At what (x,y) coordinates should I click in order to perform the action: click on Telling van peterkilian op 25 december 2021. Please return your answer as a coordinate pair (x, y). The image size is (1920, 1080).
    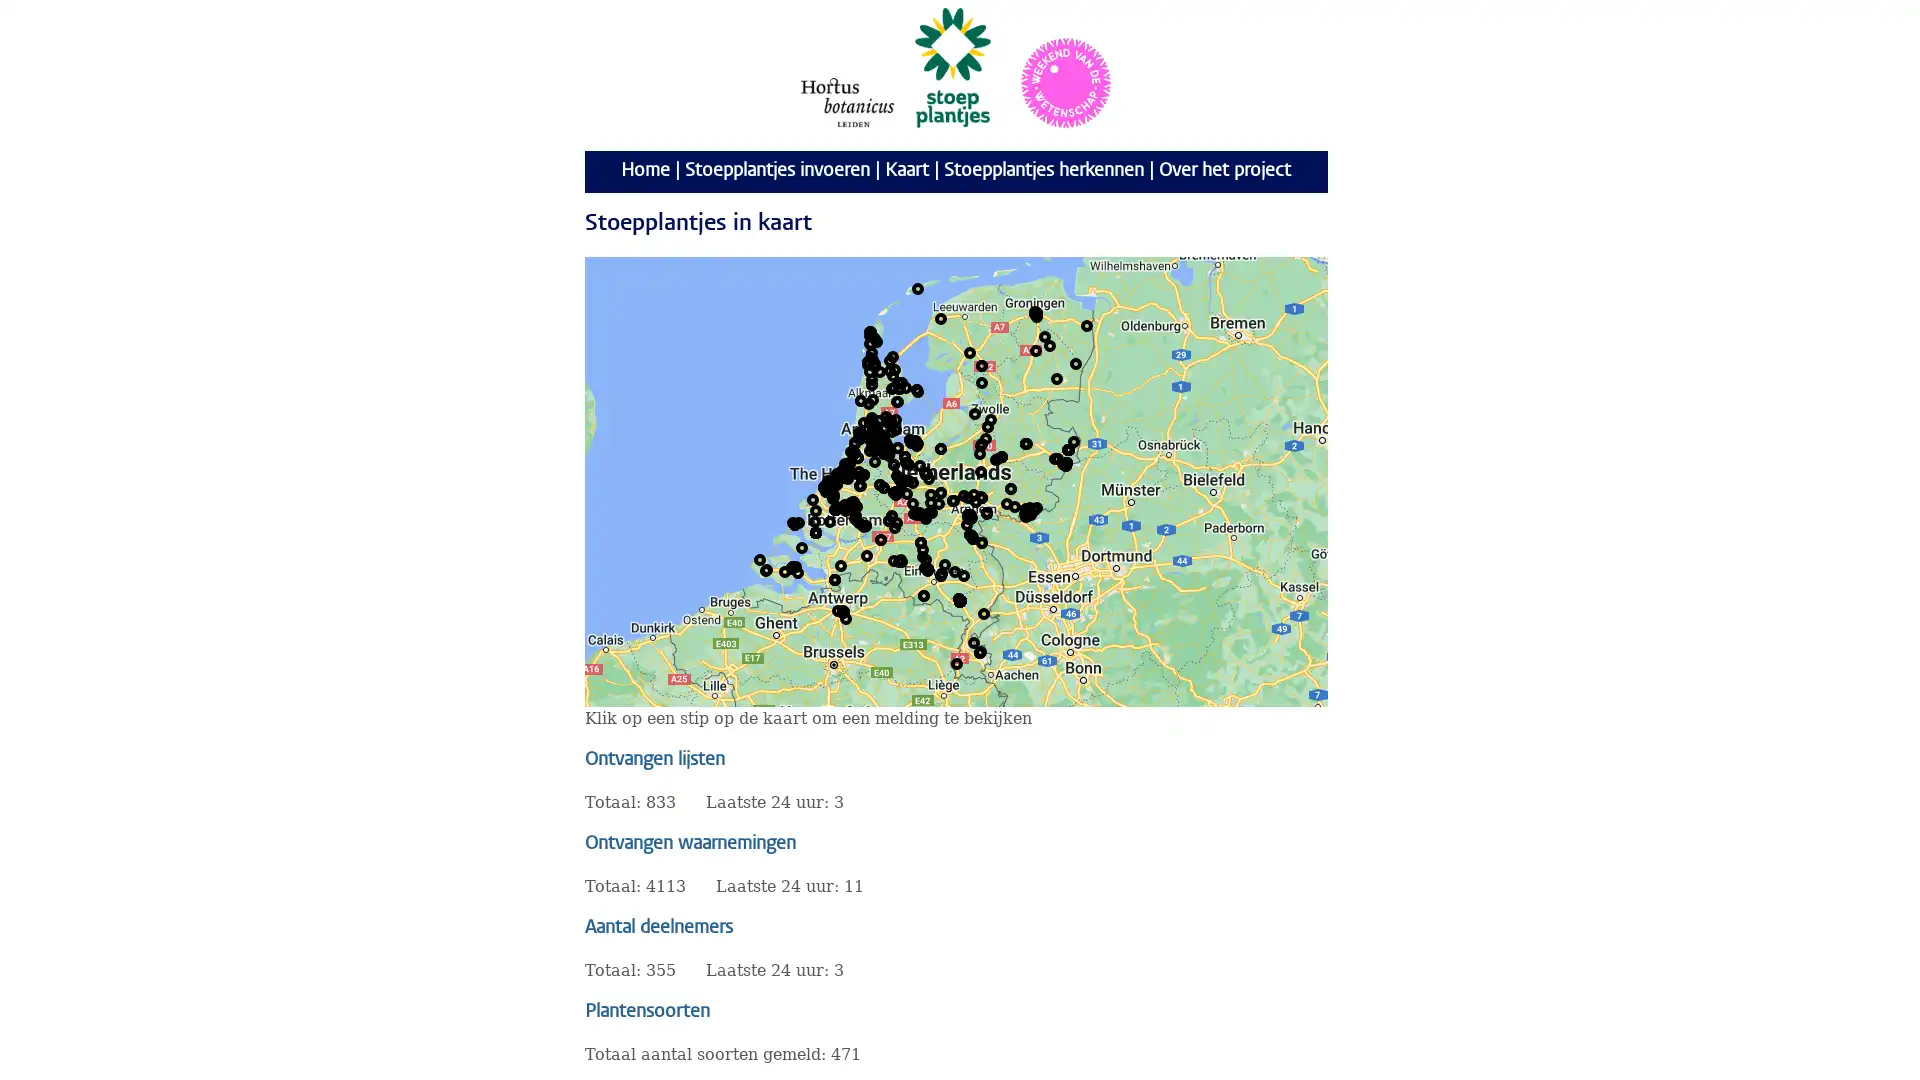
    Looking at the image, I should click on (891, 515).